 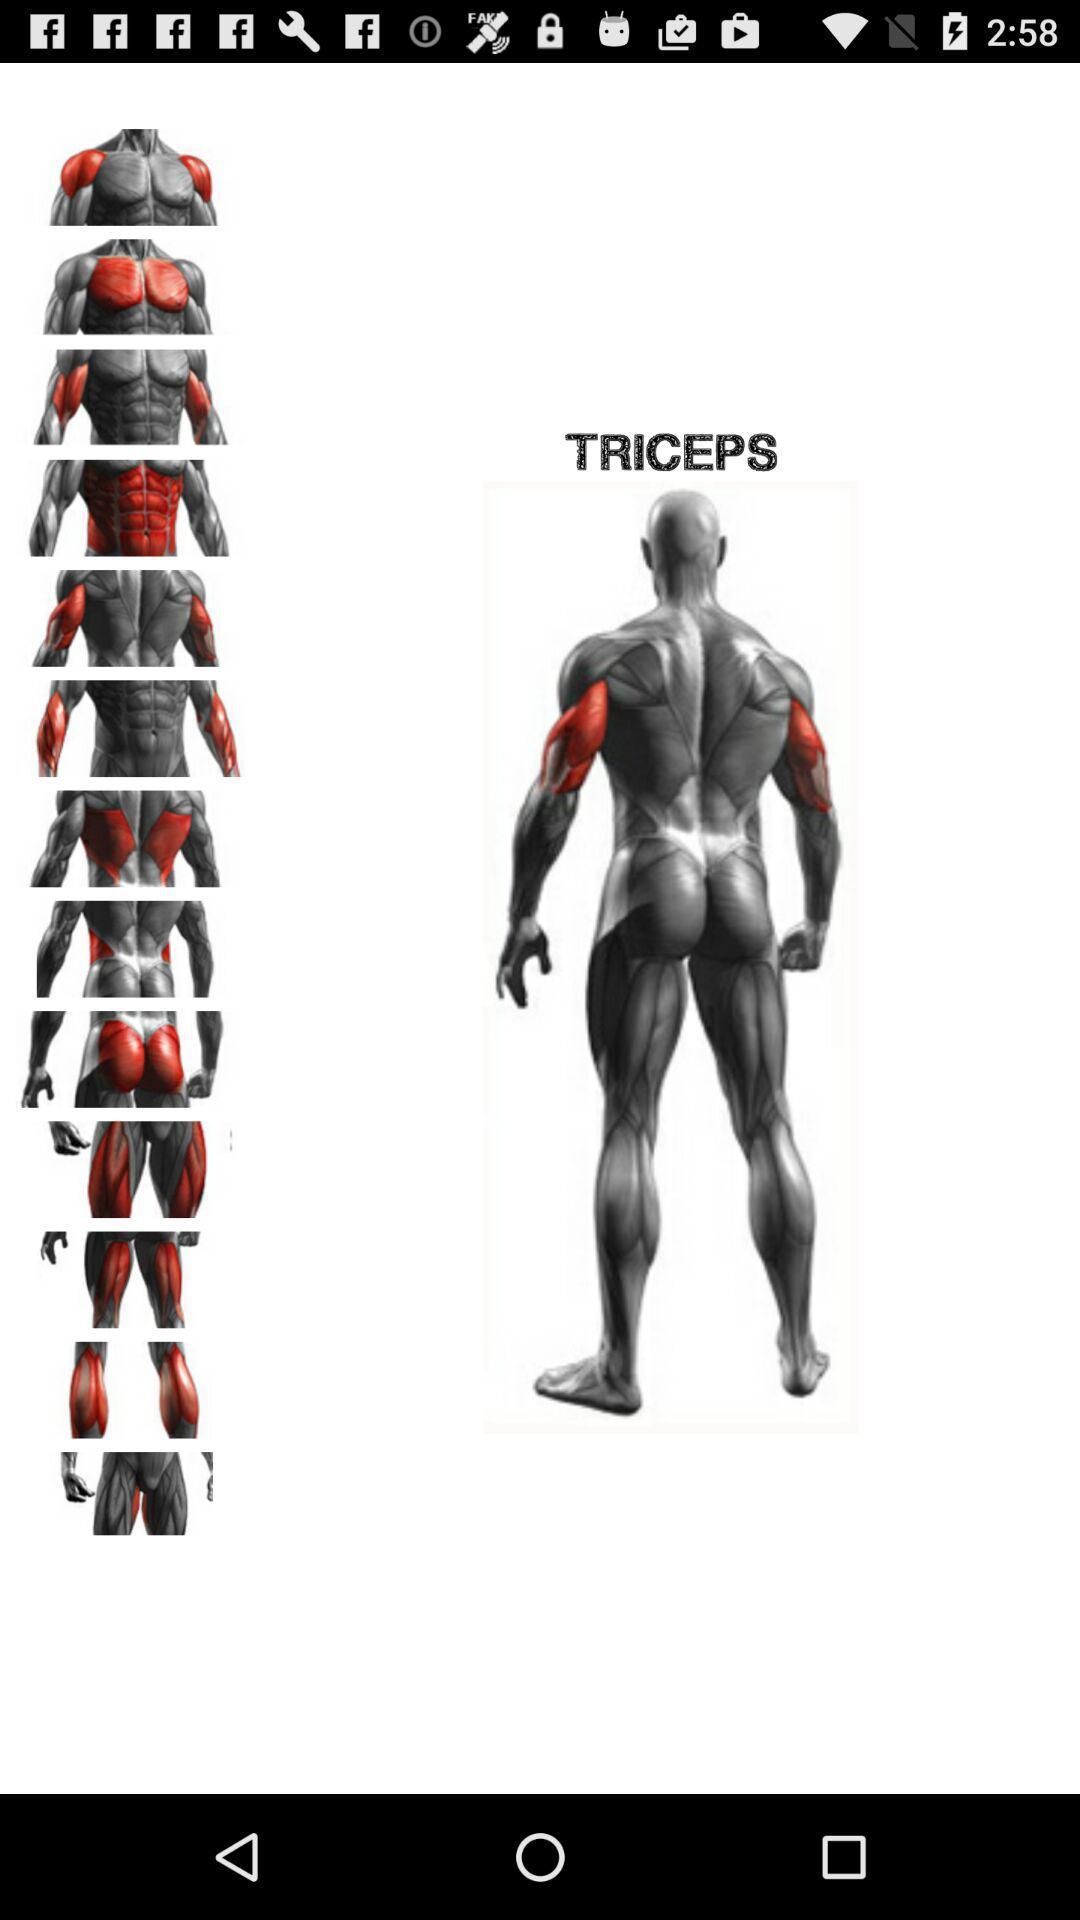 What do you see at coordinates (131, 1382) in the screenshot?
I see `calves` at bounding box center [131, 1382].